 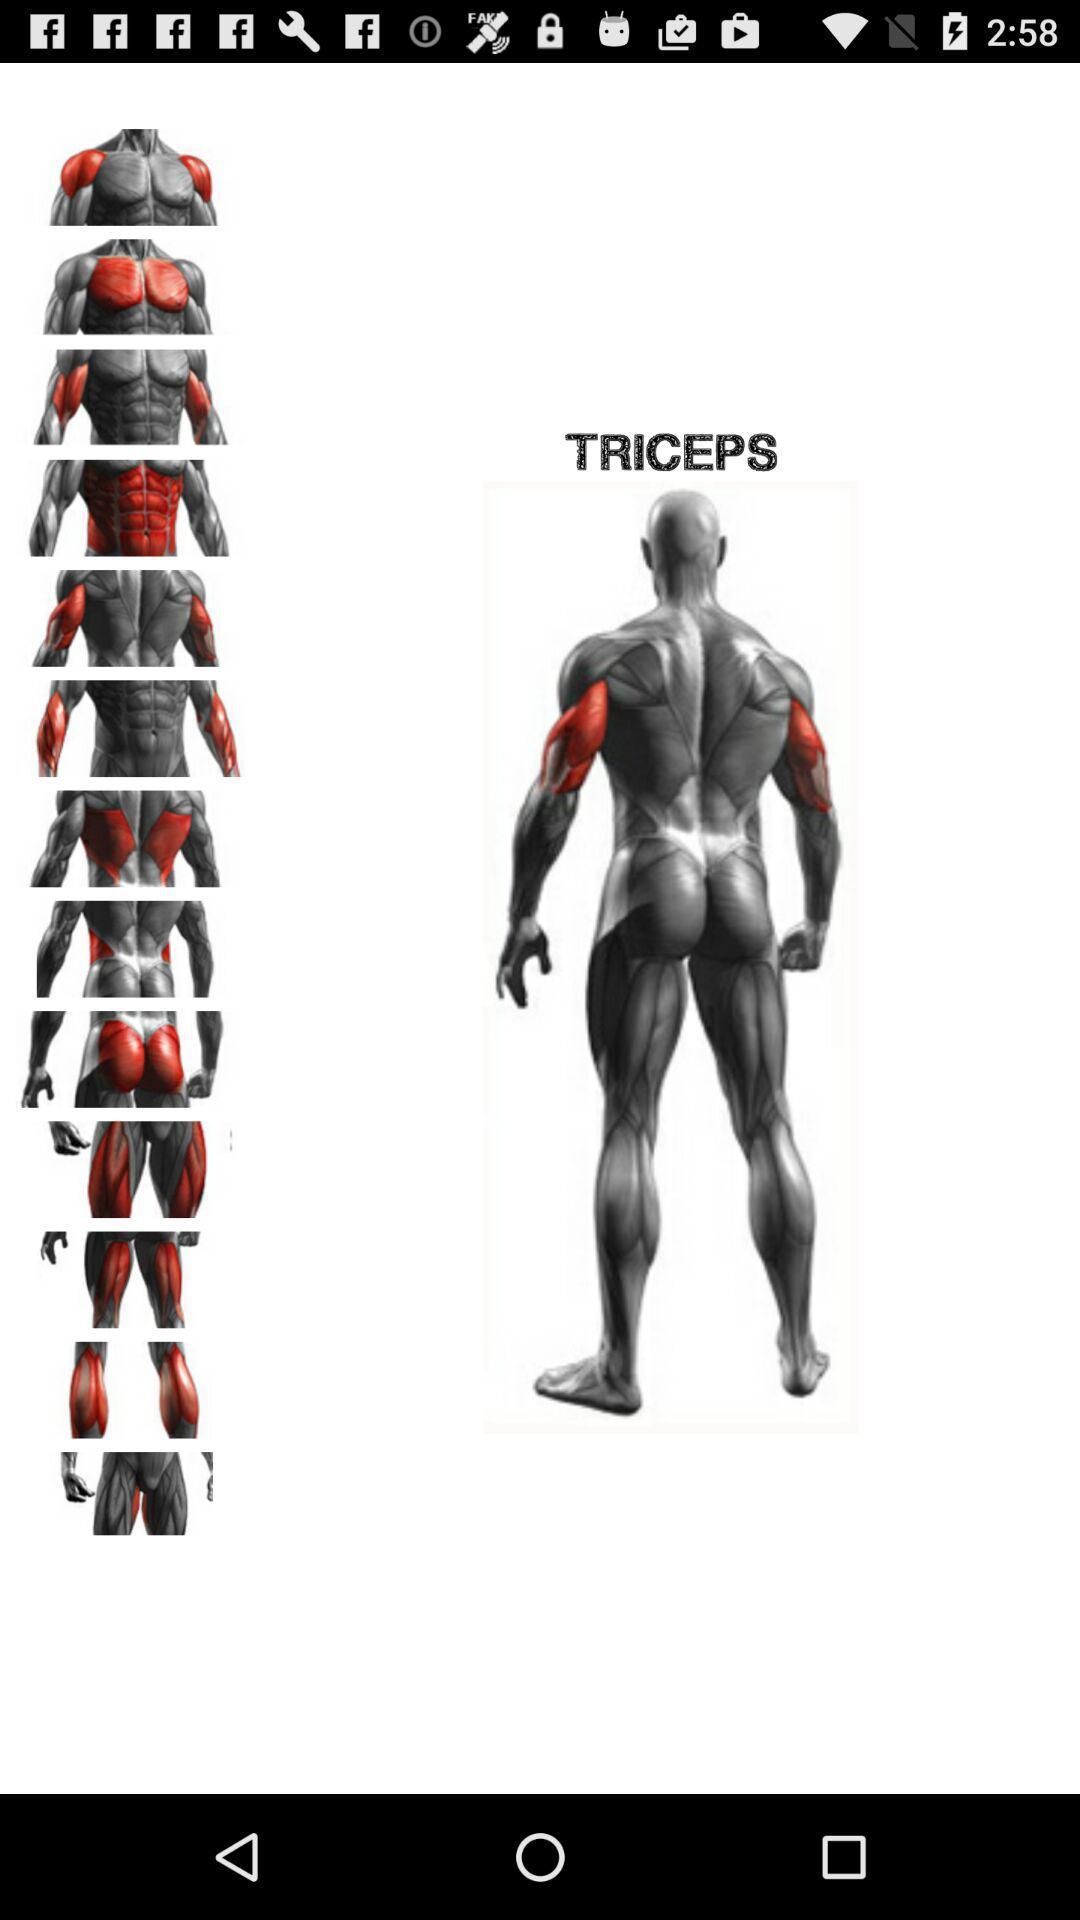 What do you see at coordinates (131, 1382) in the screenshot?
I see `calves` at bounding box center [131, 1382].